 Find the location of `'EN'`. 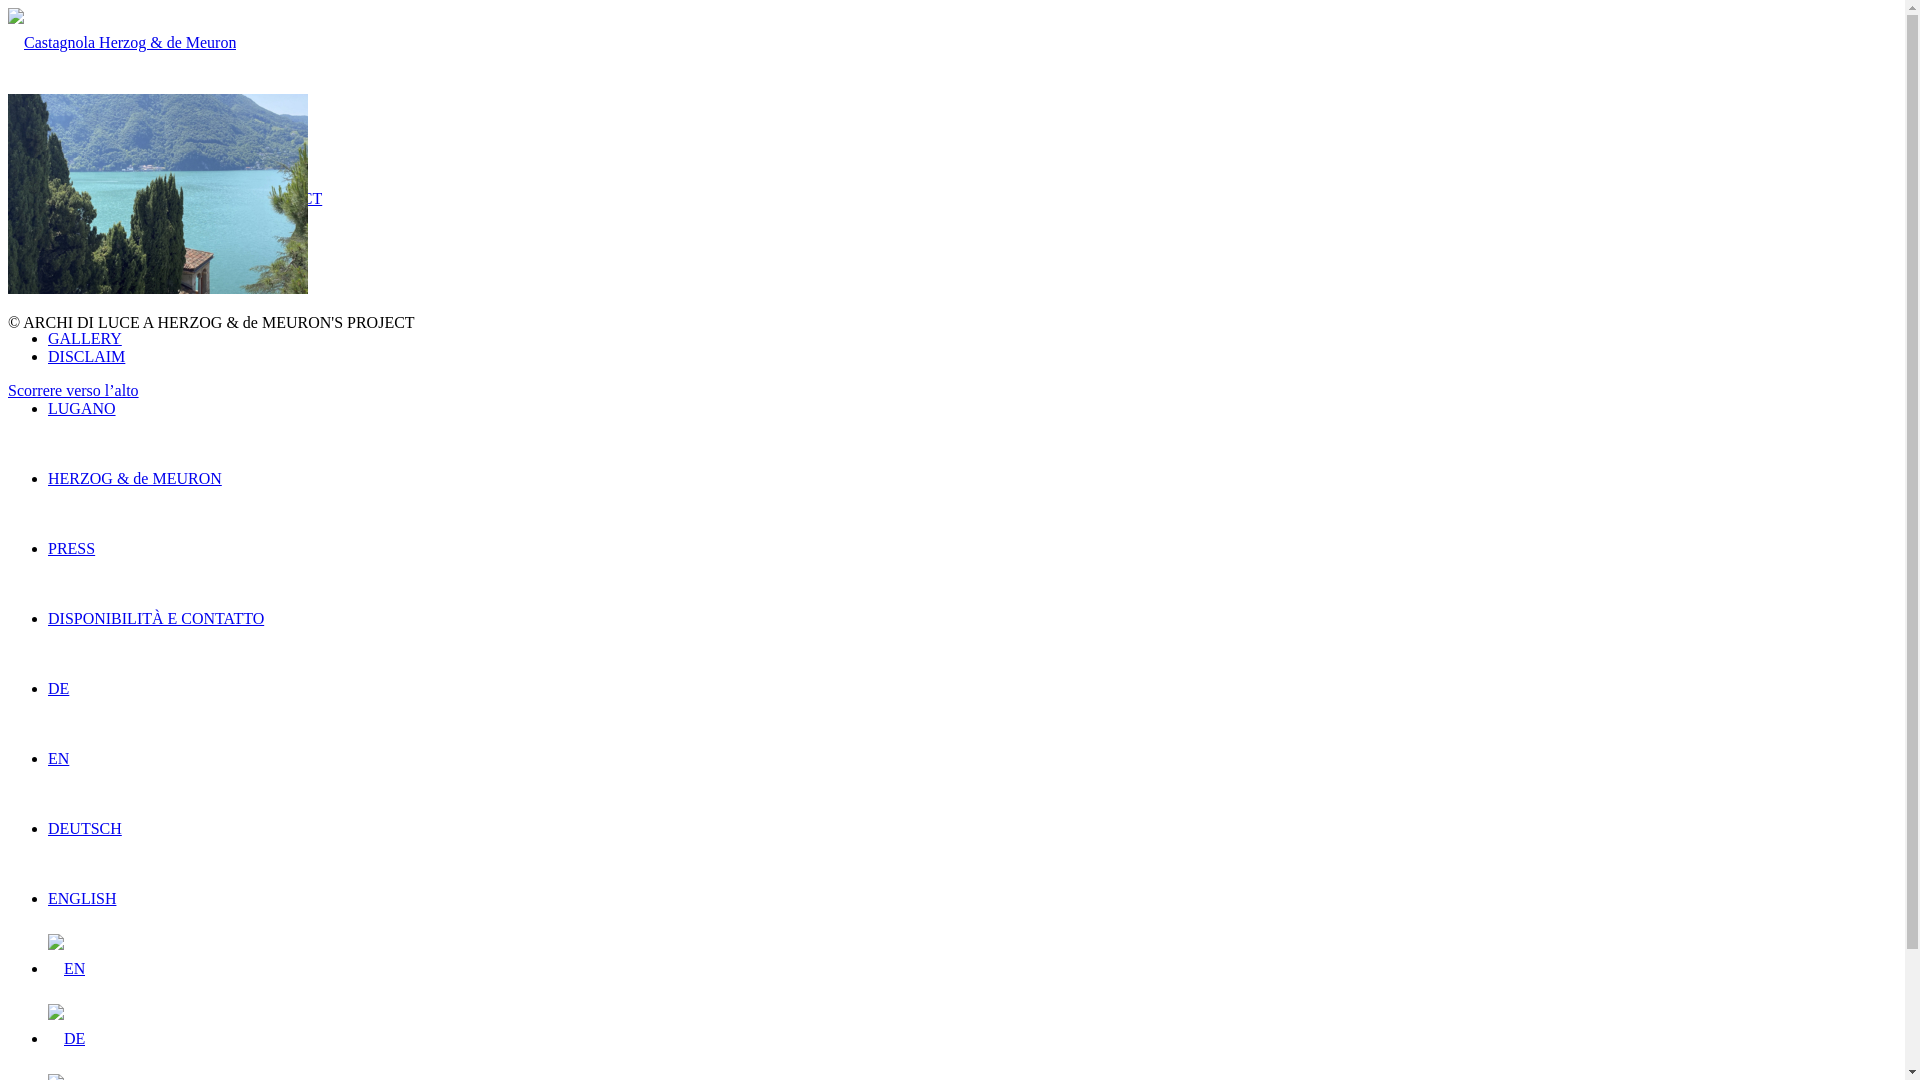

'EN' is located at coordinates (66, 967).